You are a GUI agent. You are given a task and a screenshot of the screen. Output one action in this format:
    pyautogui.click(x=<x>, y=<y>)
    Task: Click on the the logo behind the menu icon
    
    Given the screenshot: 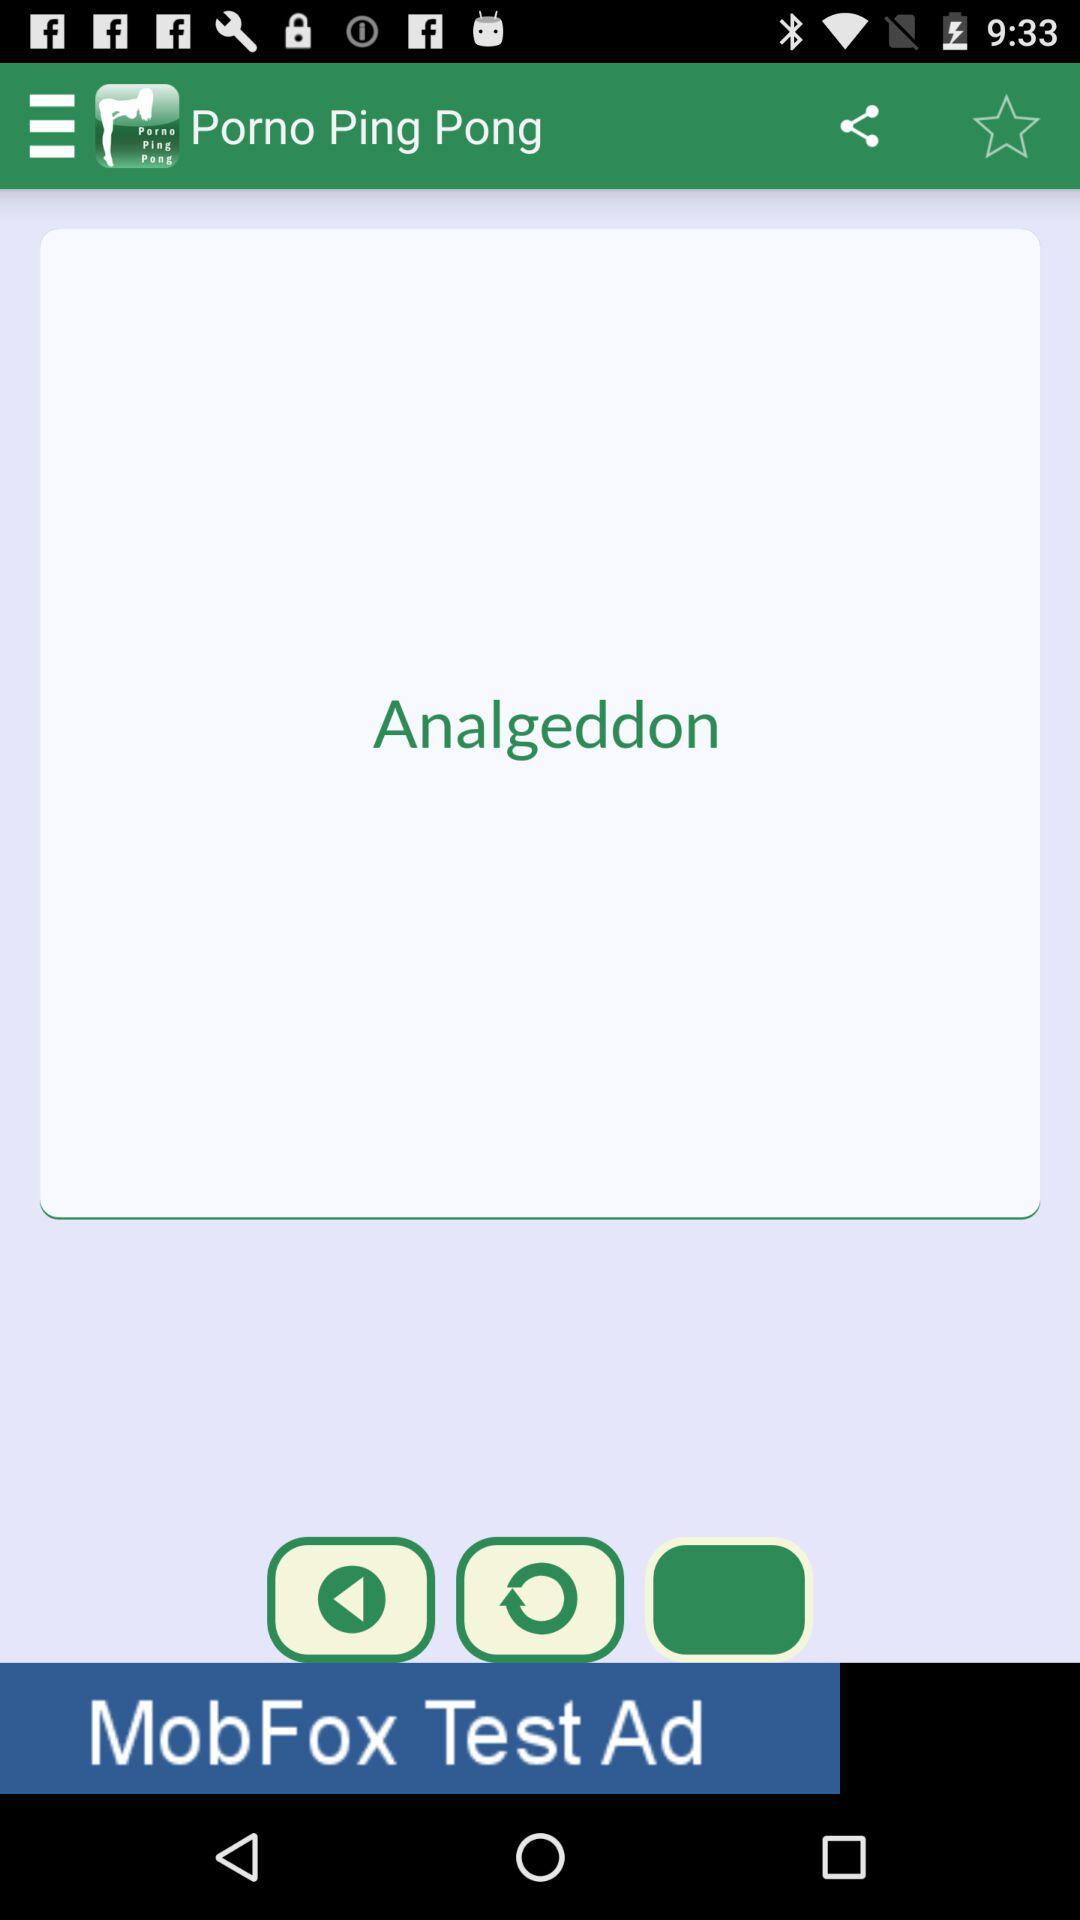 What is the action you would take?
    pyautogui.click(x=136, y=124)
    